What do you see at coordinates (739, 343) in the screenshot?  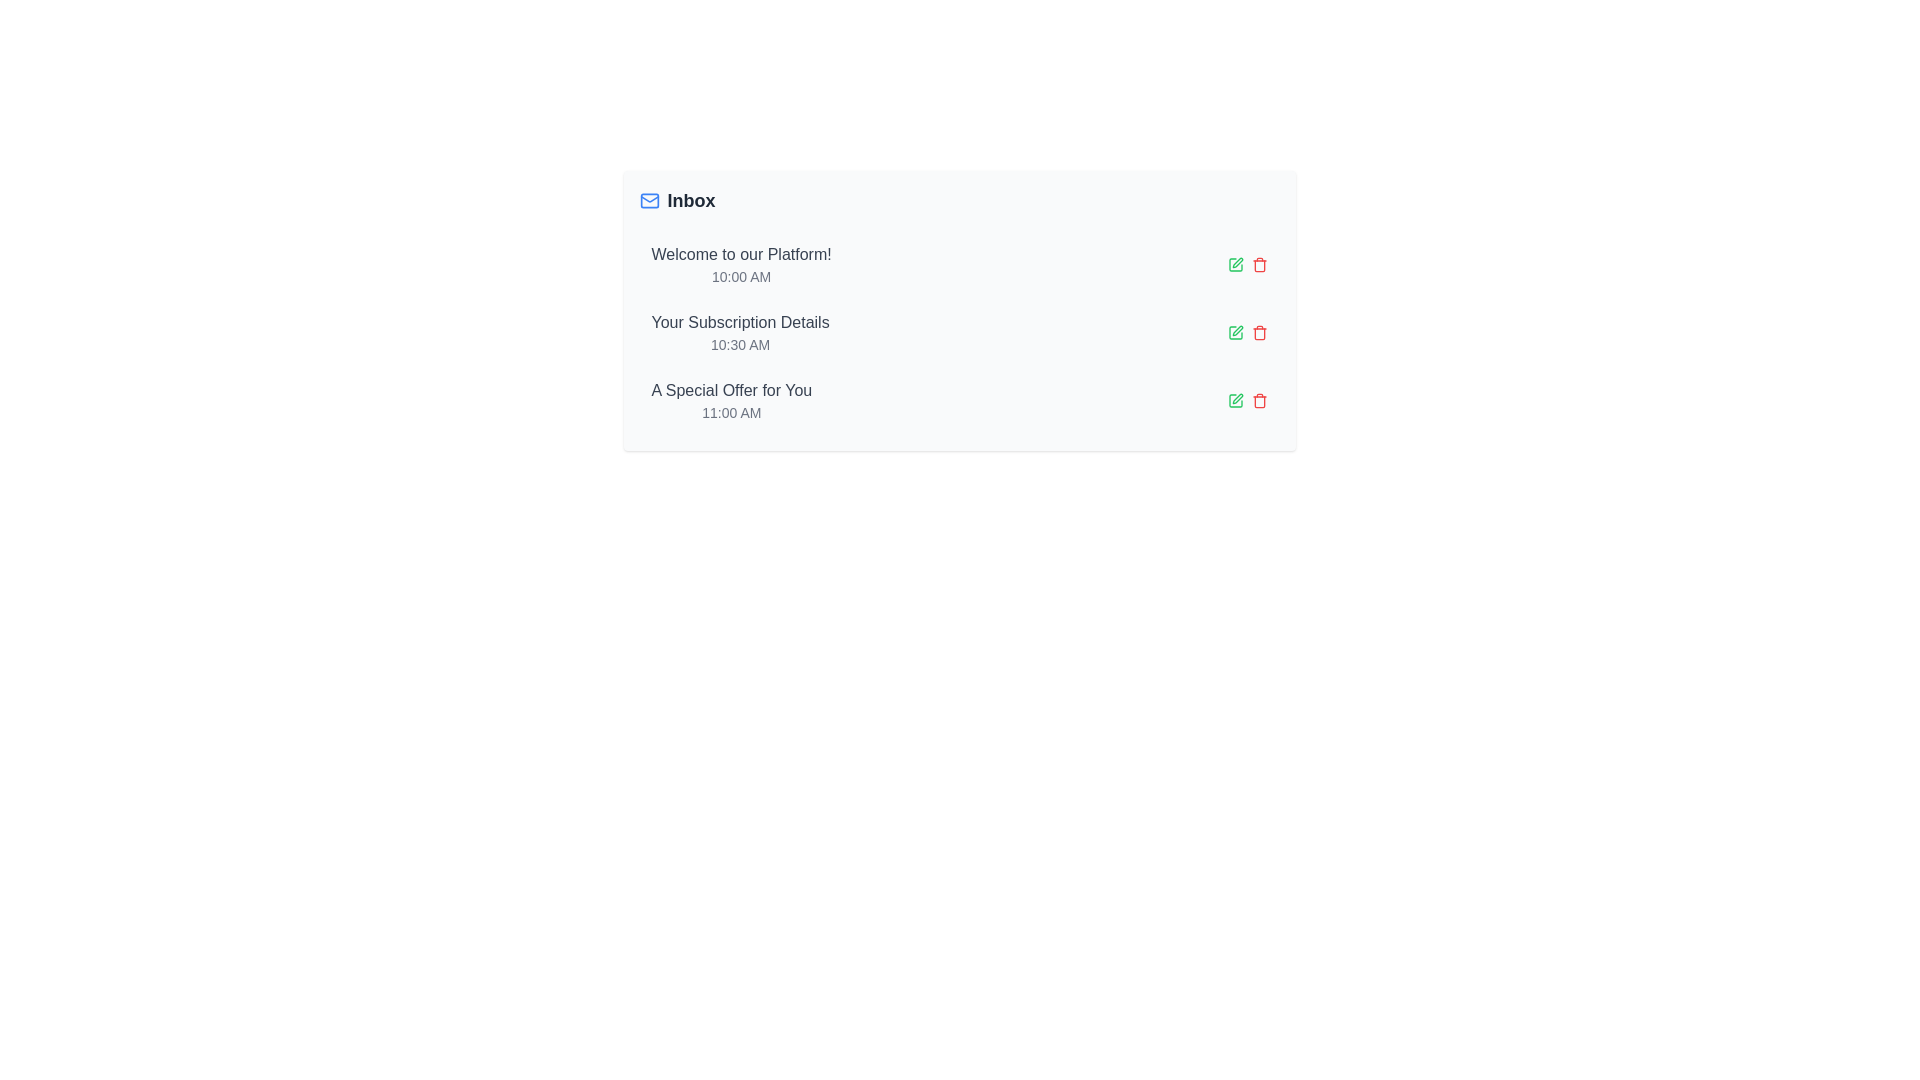 I see `the static text displaying the timestamp associated with 'Your Subscription Details', positioned between '10:00 AM' and '11:00 AM'` at bounding box center [739, 343].